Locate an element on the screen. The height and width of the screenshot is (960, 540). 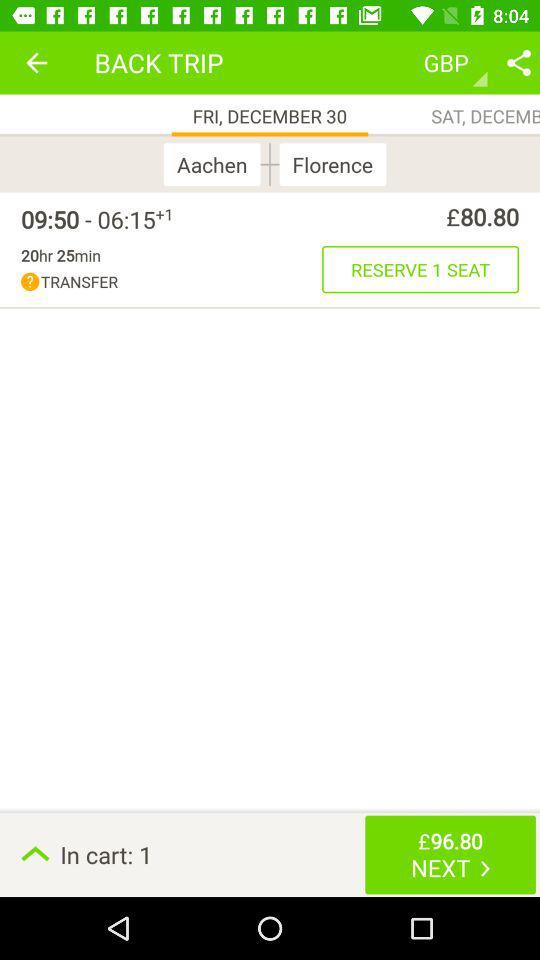
the item to the right of gbp icon is located at coordinates (518, 62).